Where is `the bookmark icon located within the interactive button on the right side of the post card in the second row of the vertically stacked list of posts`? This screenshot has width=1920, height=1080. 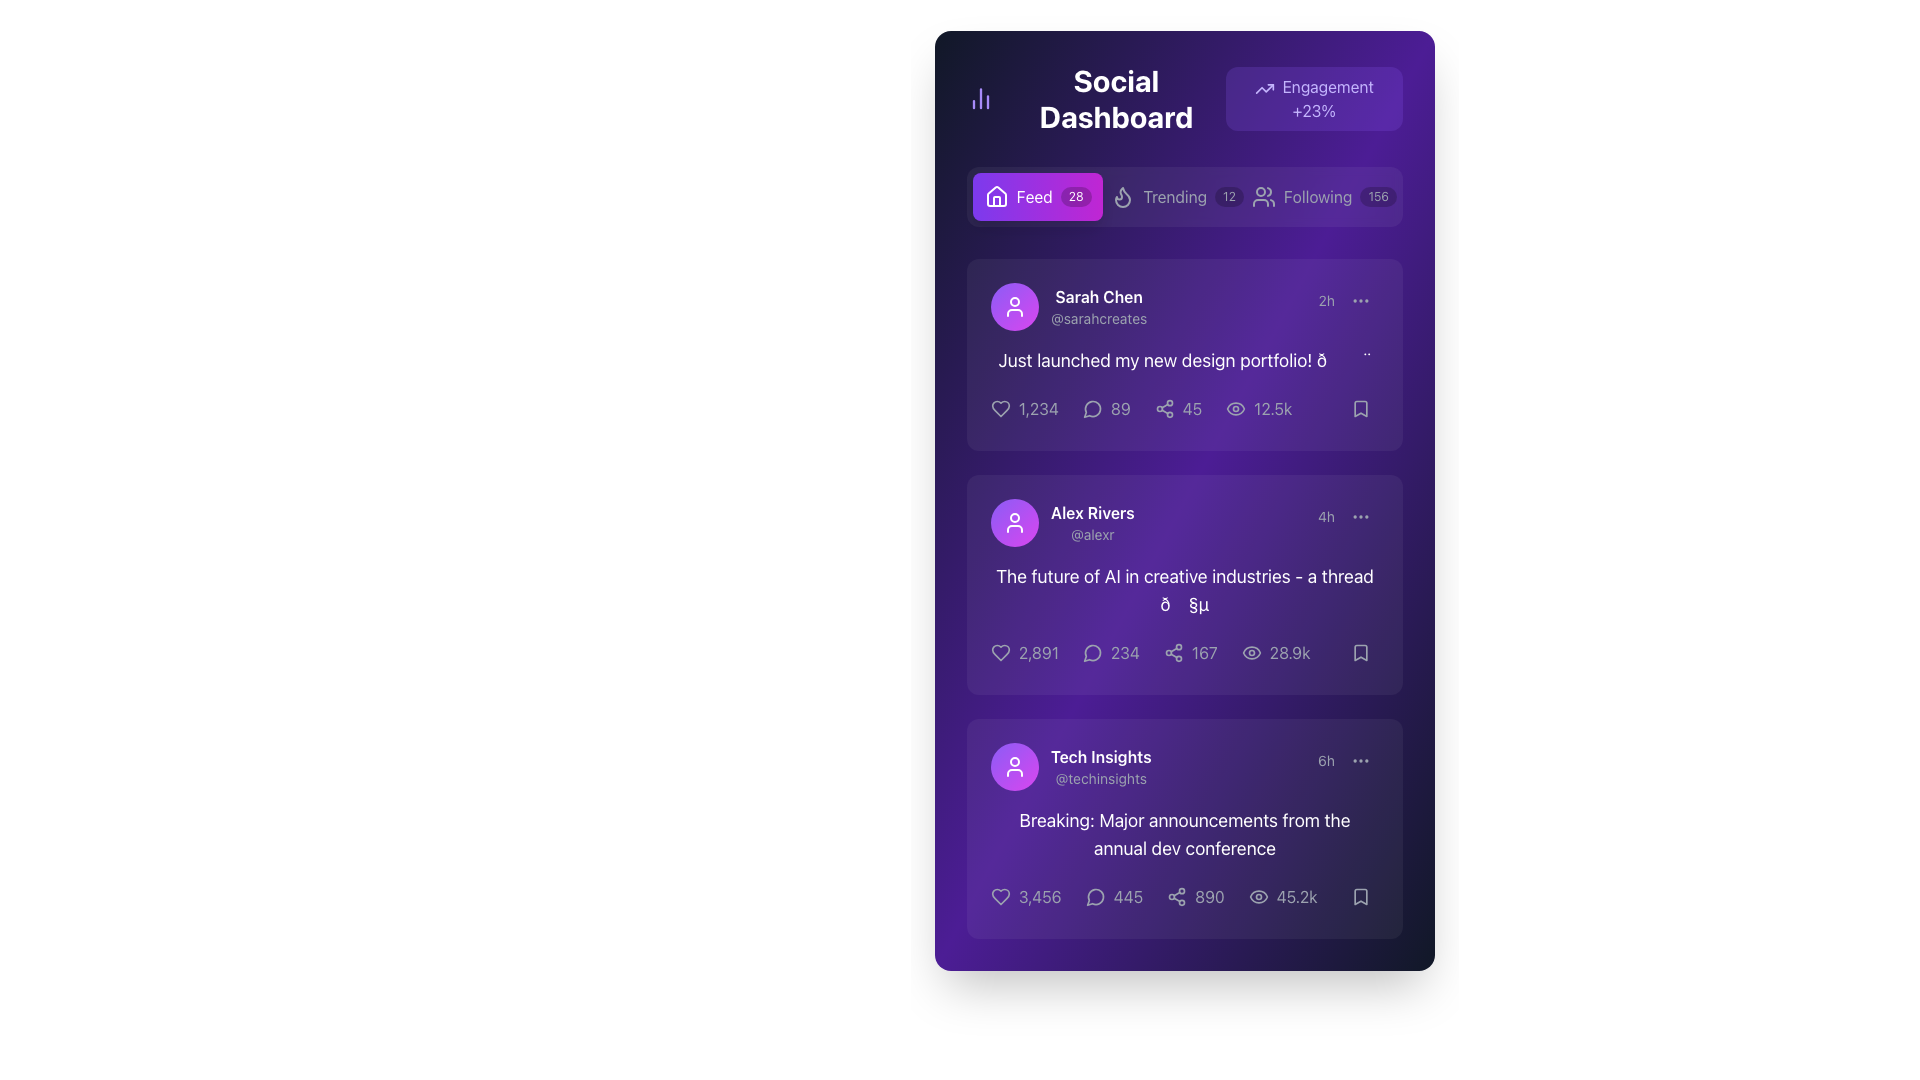
the bookmark icon located within the interactive button on the right side of the post card in the second row of the vertically stacked list of posts is located at coordinates (1360, 652).